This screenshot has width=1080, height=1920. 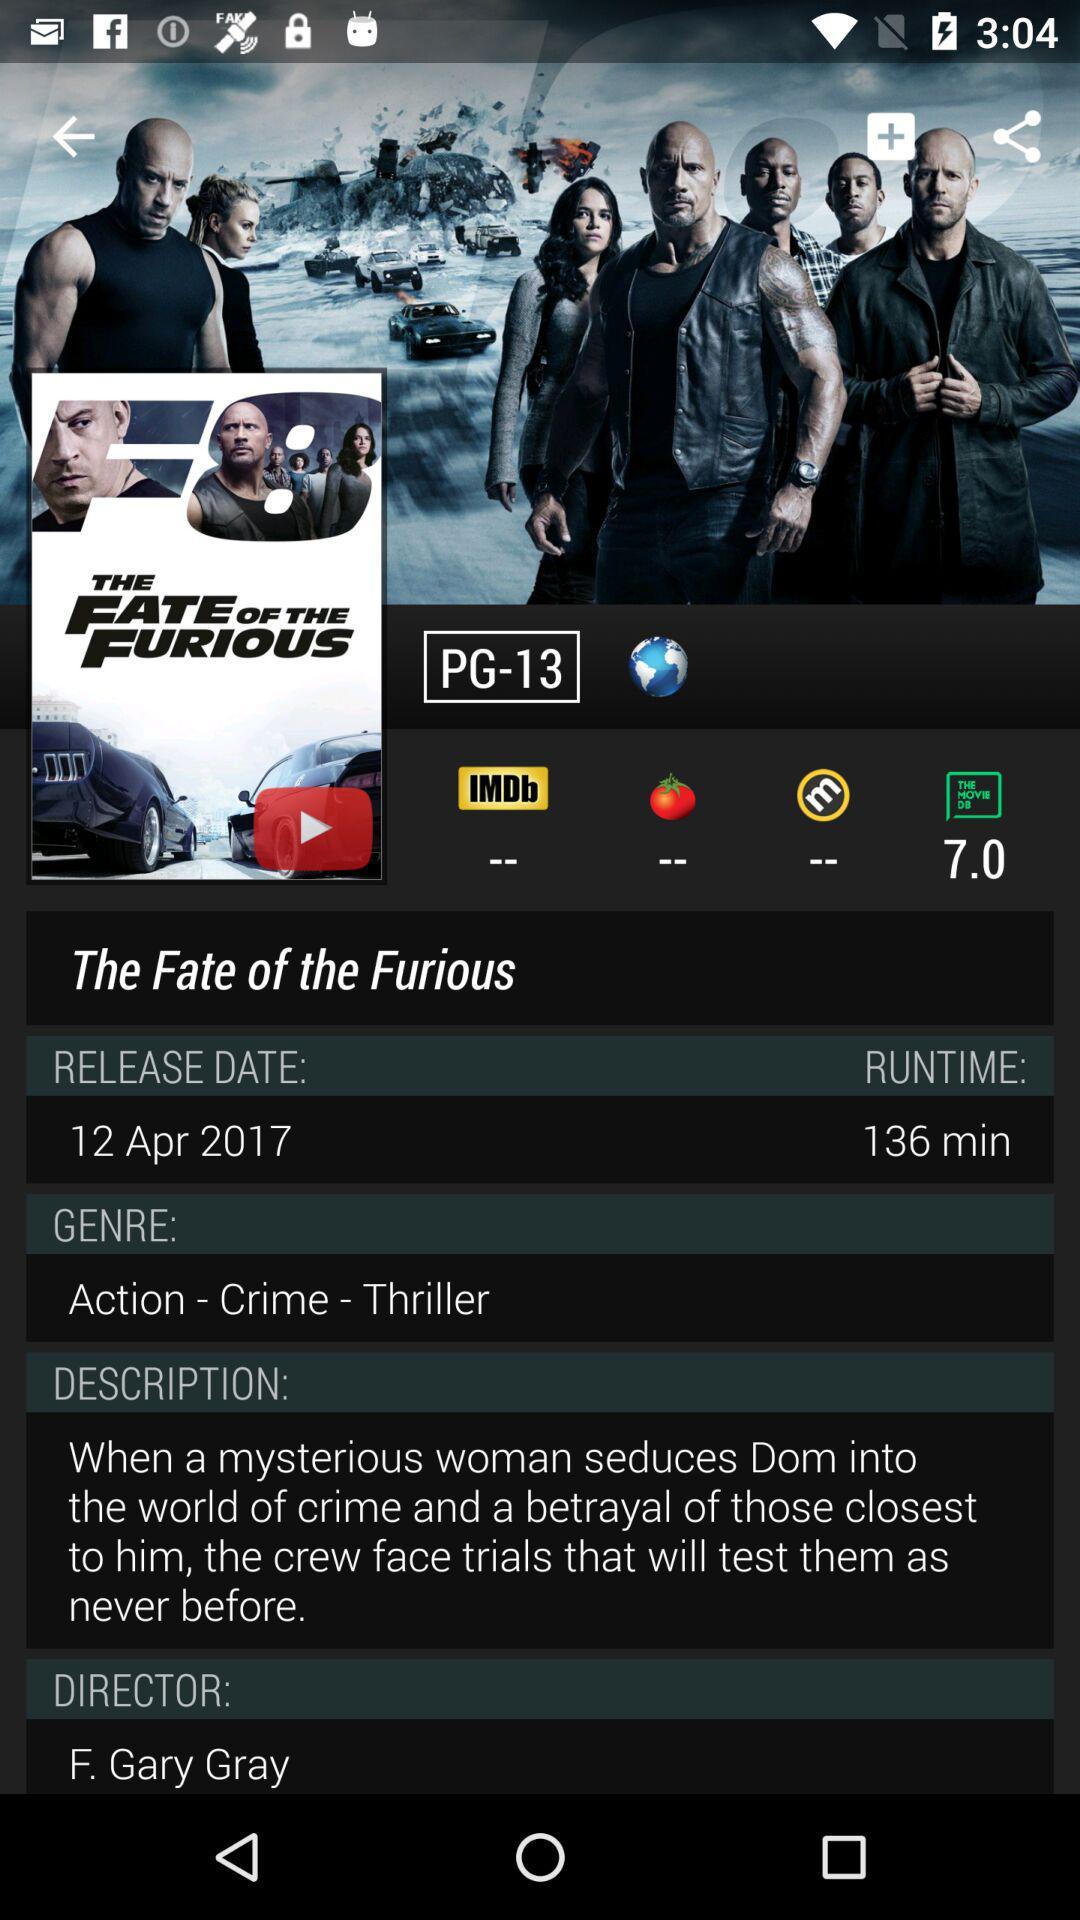 What do you see at coordinates (658, 666) in the screenshot?
I see `world` at bounding box center [658, 666].